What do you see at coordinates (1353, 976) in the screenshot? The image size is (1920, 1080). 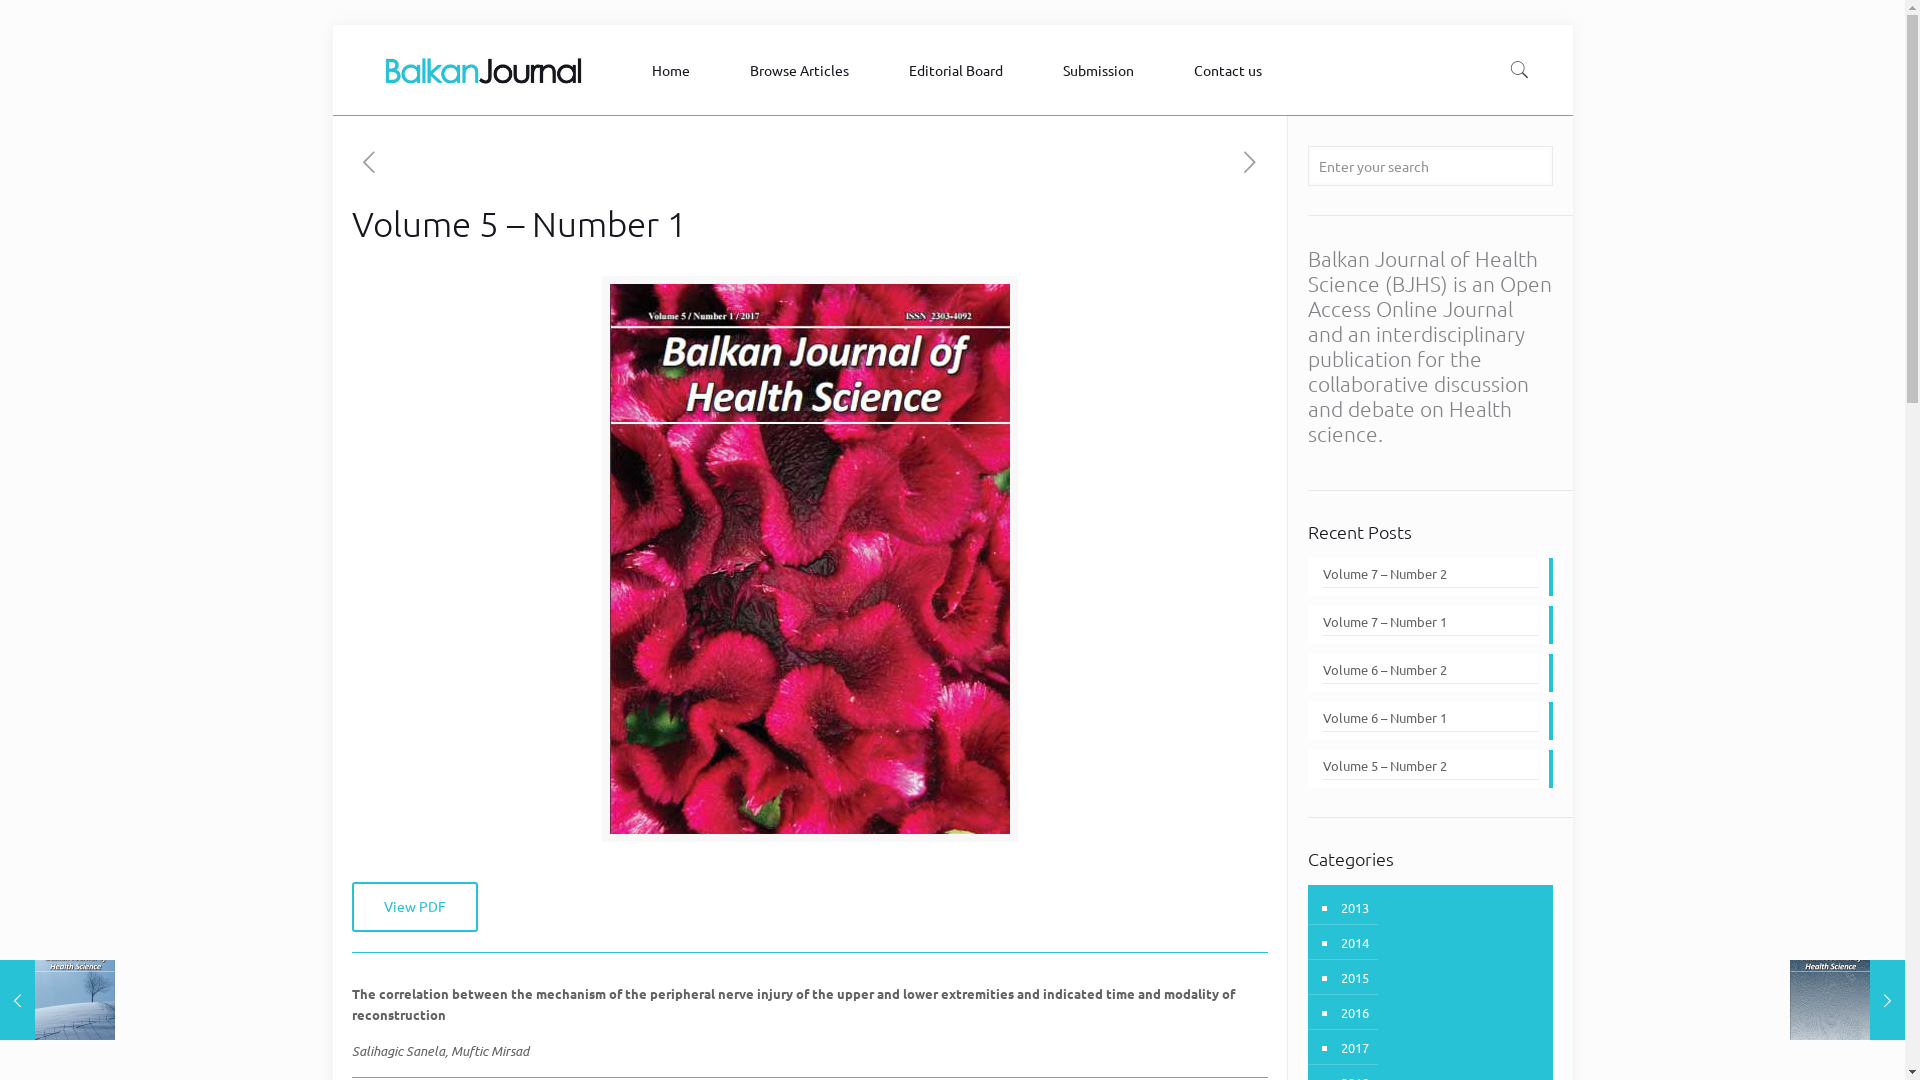 I see `'2015'` at bounding box center [1353, 976].